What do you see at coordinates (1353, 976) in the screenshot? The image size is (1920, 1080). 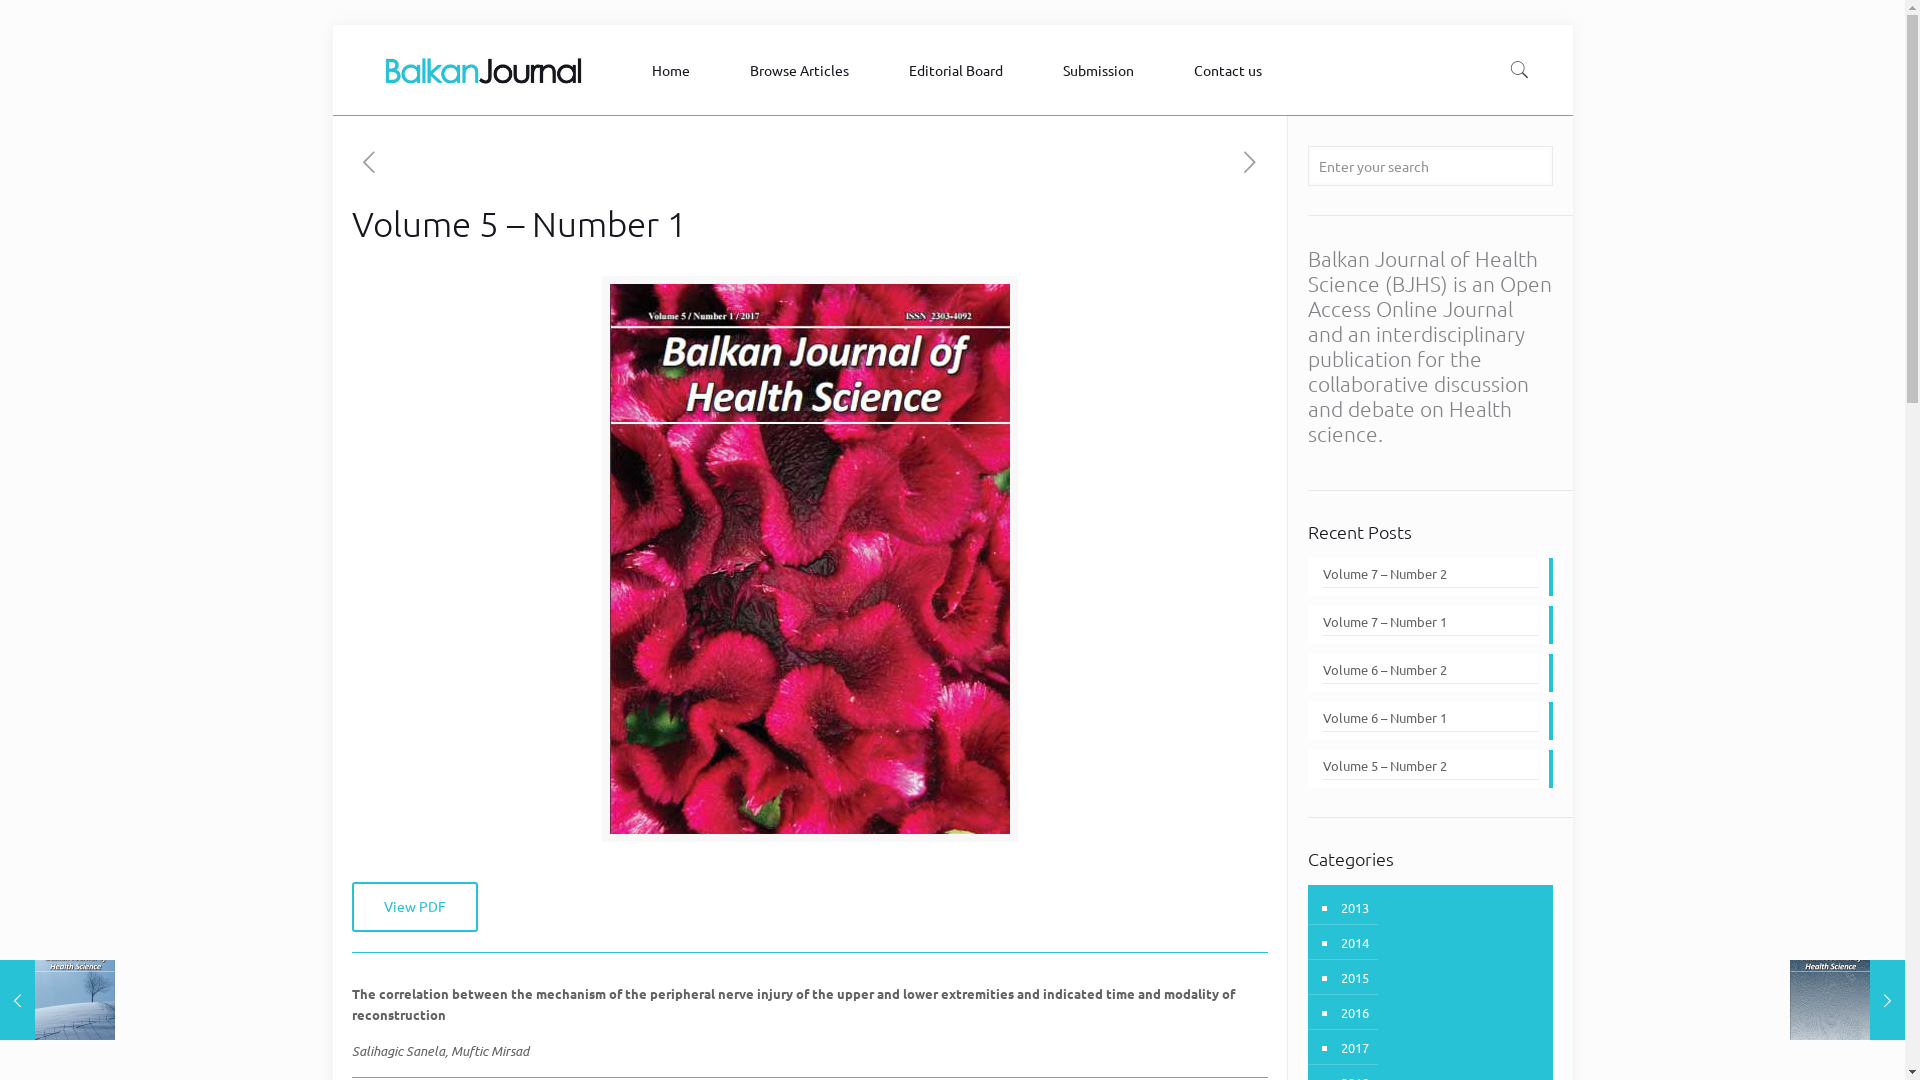 I see `'2015'` at bounding box center [1353, 976].